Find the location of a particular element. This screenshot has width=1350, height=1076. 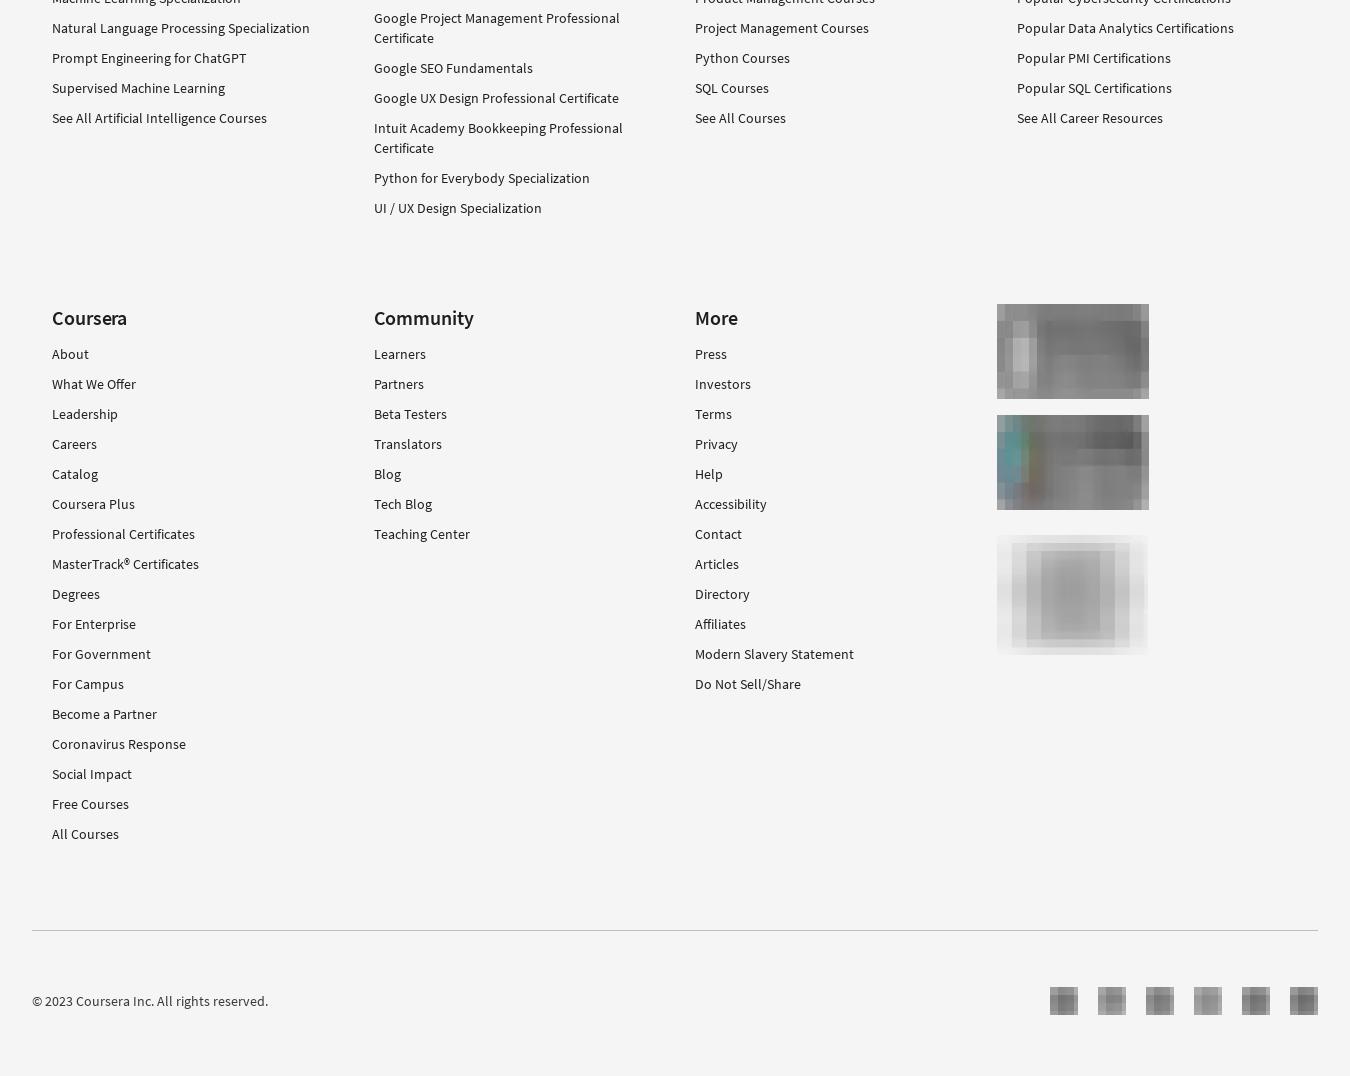

'Google UX Design Professional Certificate' is located at coordinates (494, 97).